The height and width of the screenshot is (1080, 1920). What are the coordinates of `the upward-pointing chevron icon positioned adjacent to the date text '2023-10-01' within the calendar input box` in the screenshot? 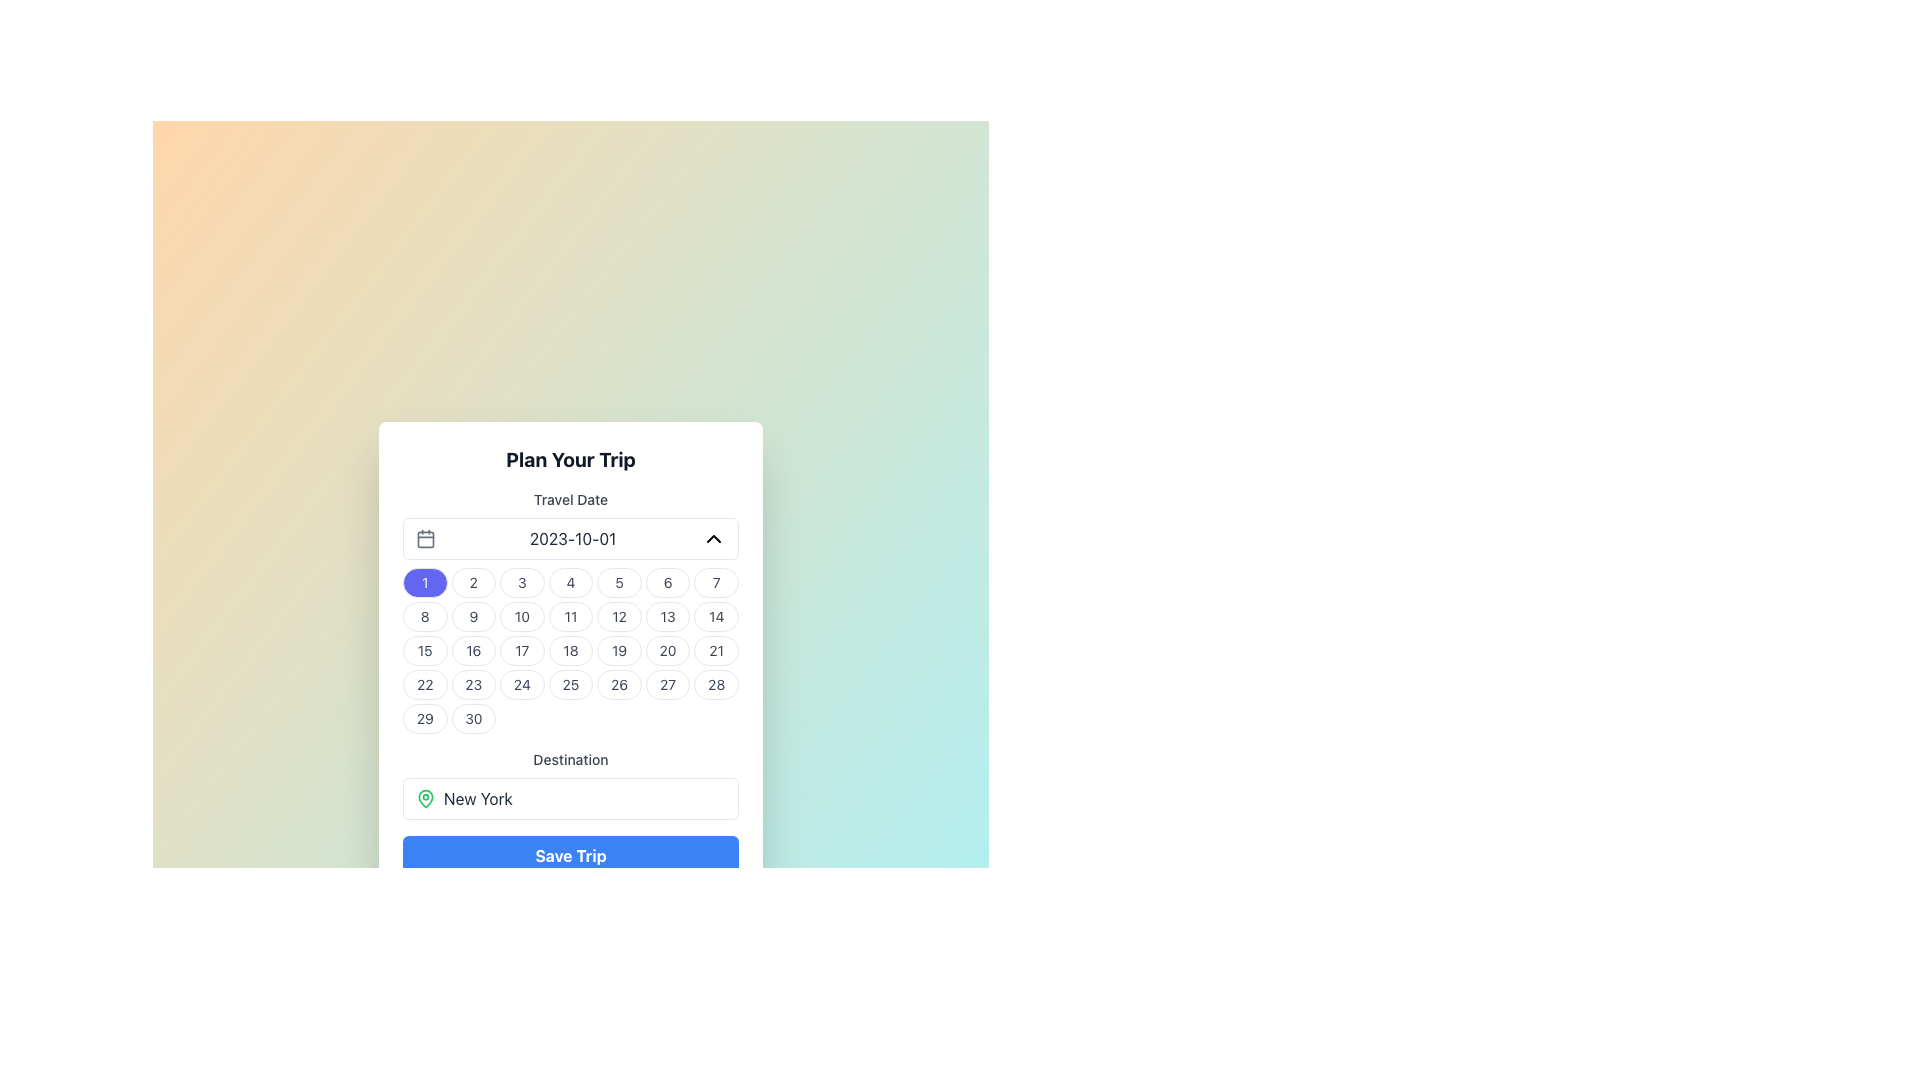 It's located at (714, 538).